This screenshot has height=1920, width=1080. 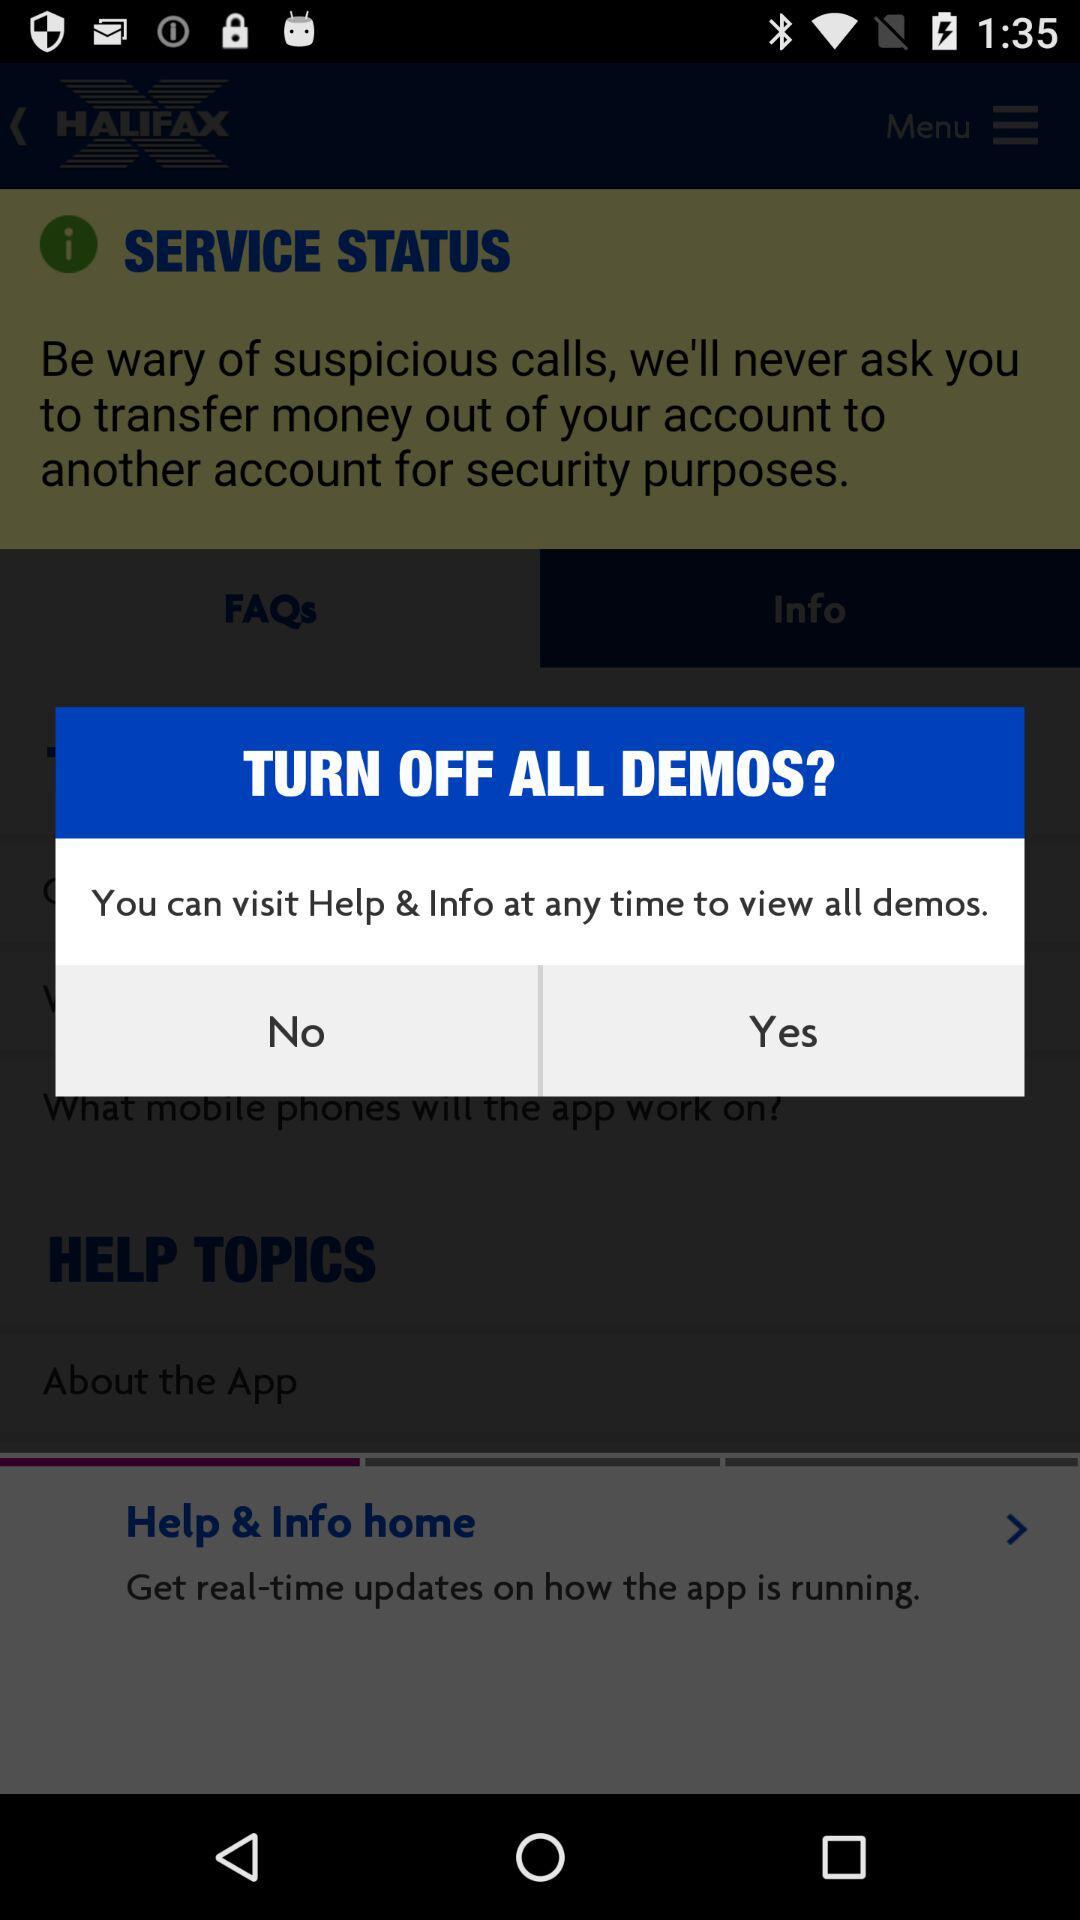 I want to click on no, so click(x=296, y=1030).